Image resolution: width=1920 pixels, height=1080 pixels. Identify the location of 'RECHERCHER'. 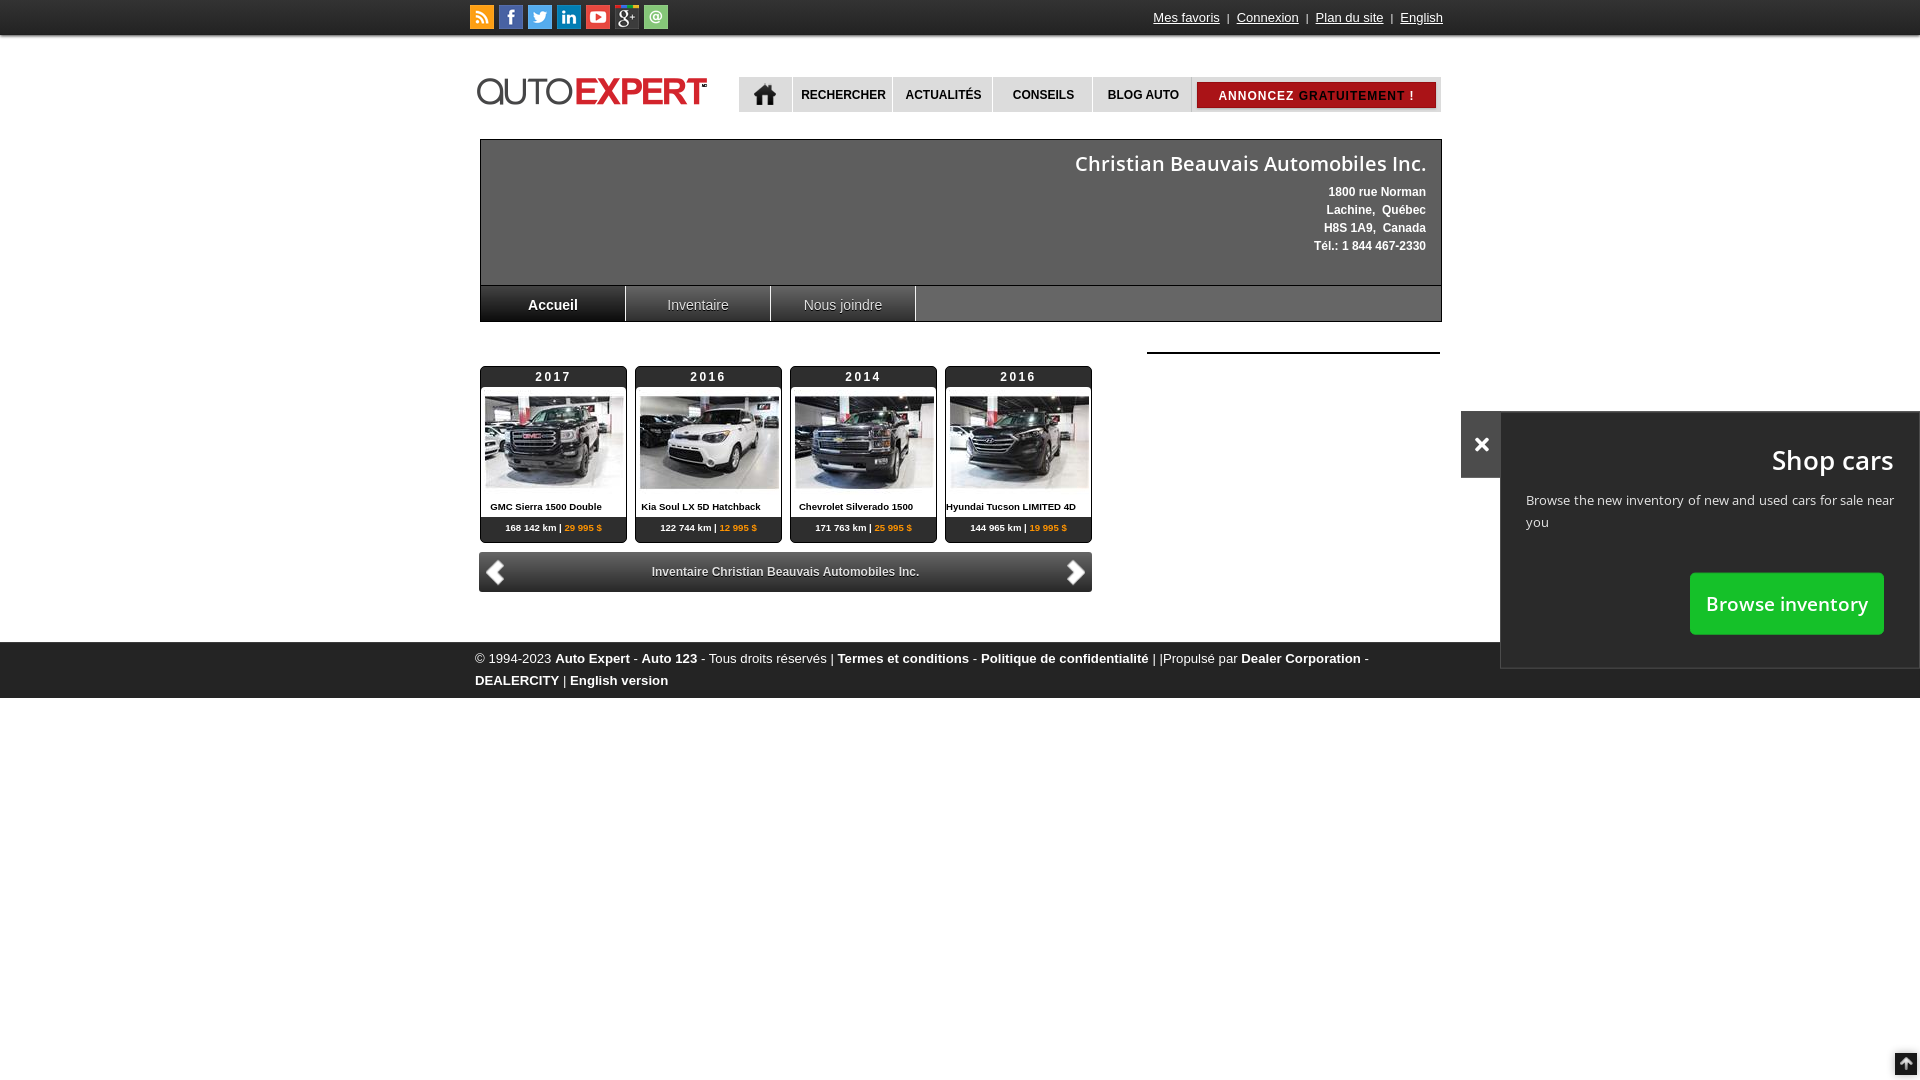
(791, 94).